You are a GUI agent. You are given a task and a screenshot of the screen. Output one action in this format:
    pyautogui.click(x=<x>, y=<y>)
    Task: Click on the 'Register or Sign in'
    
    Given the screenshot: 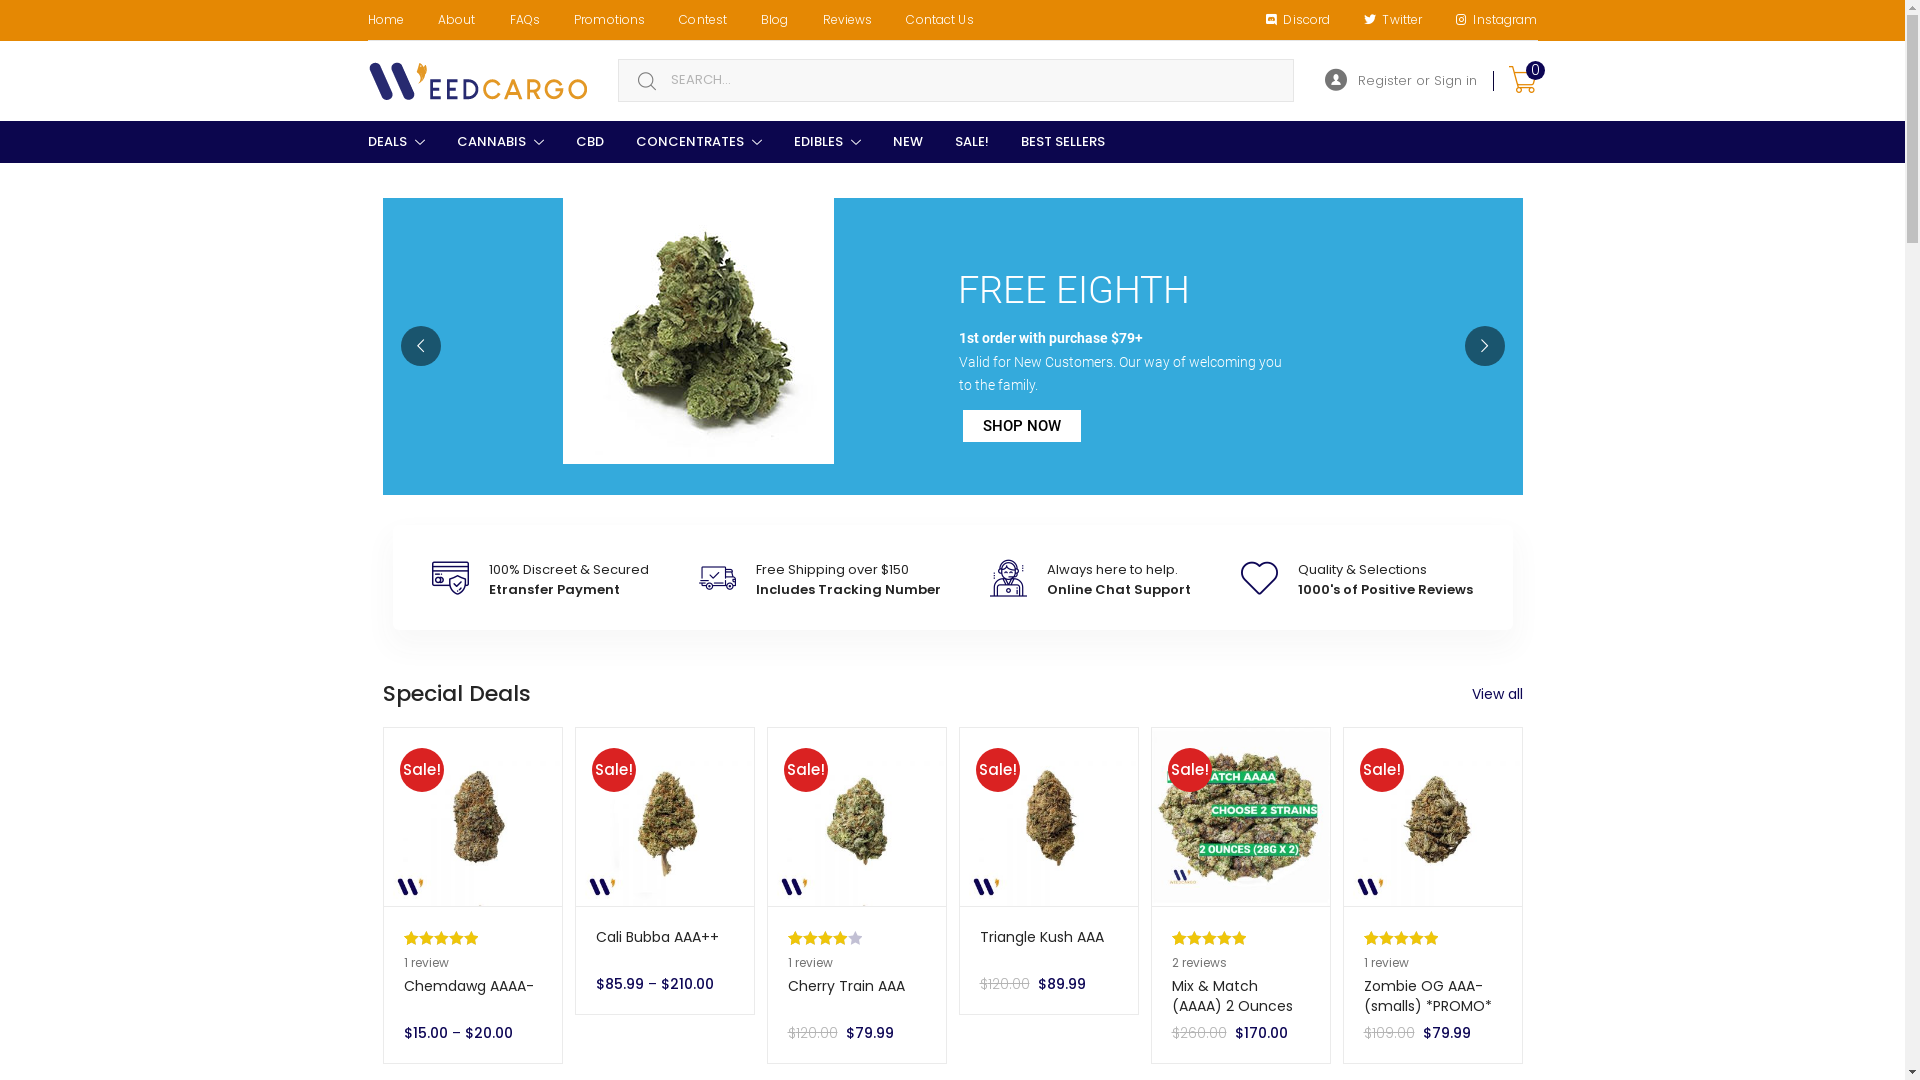 What is the action you would take?
    pyautogui.click(x=1399, y=80)
    